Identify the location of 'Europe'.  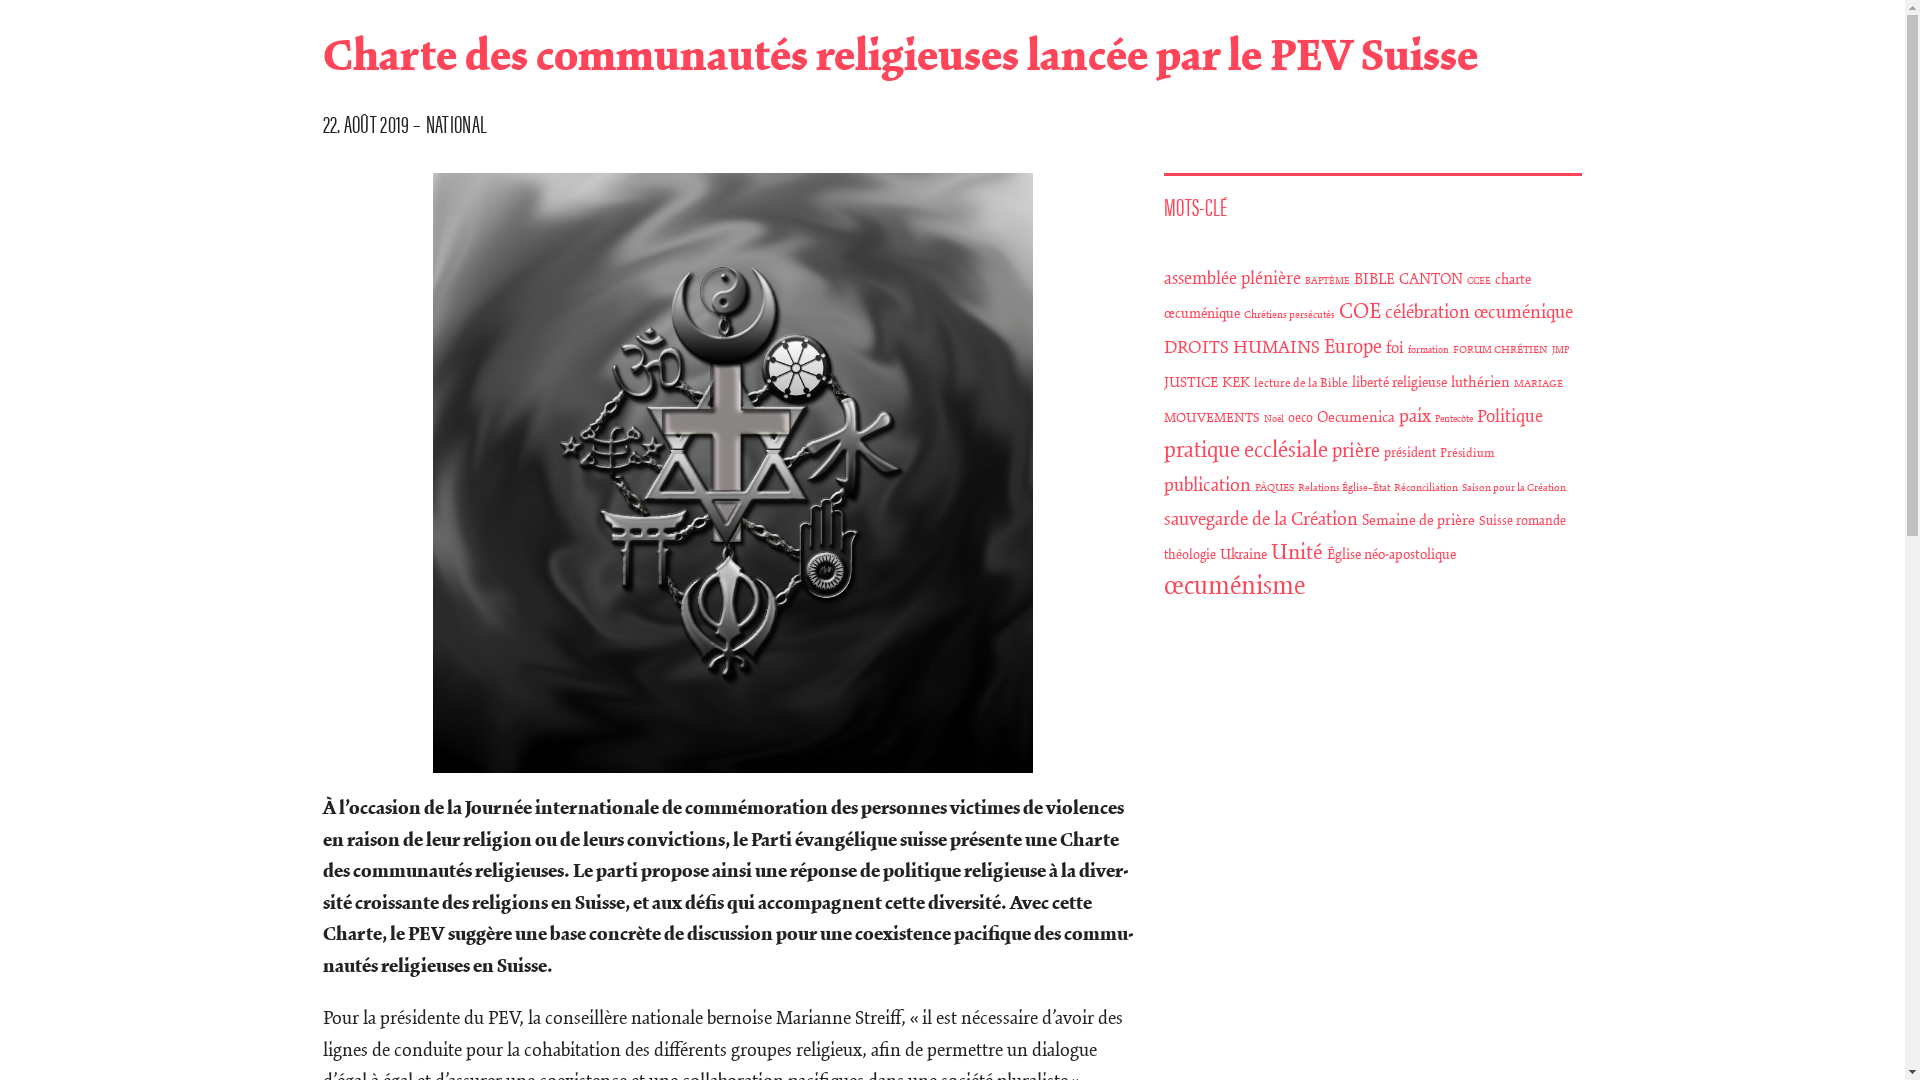
(1353, 346).